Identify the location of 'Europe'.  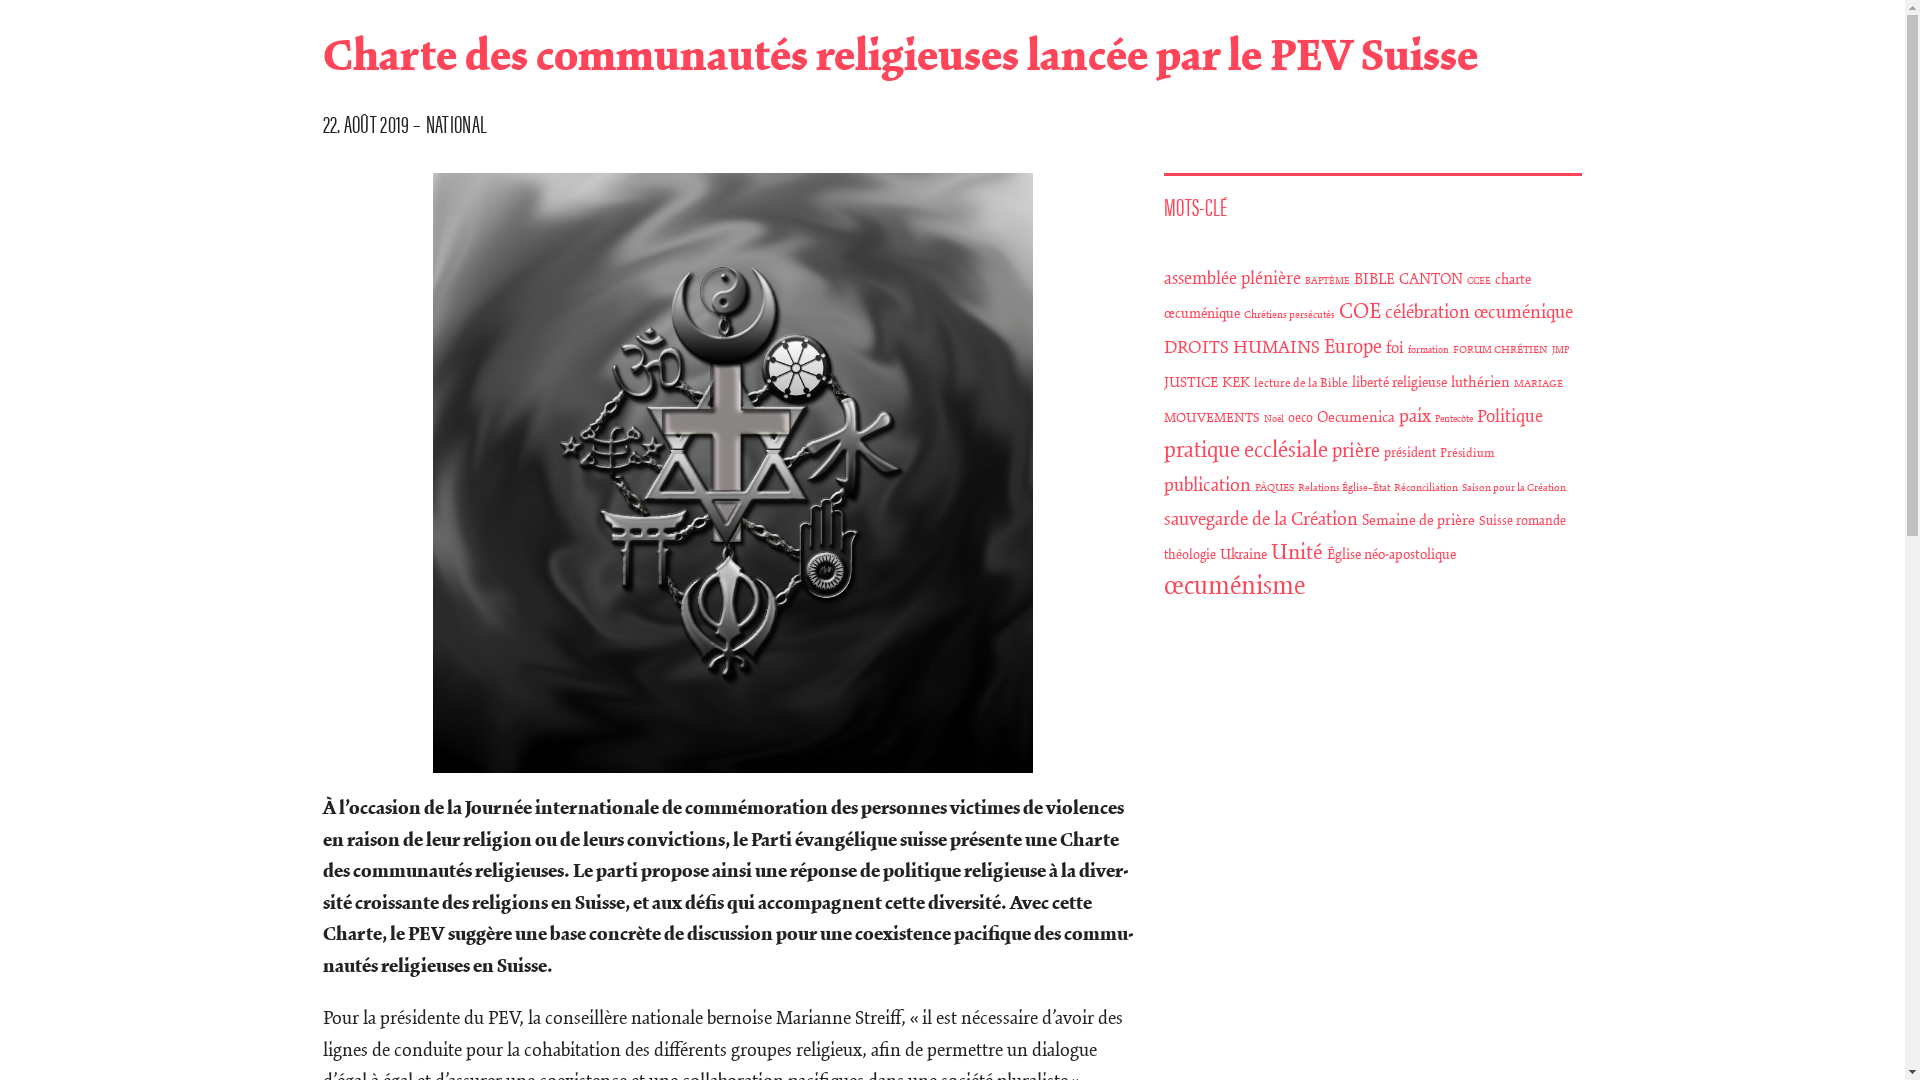
(1353, 346).